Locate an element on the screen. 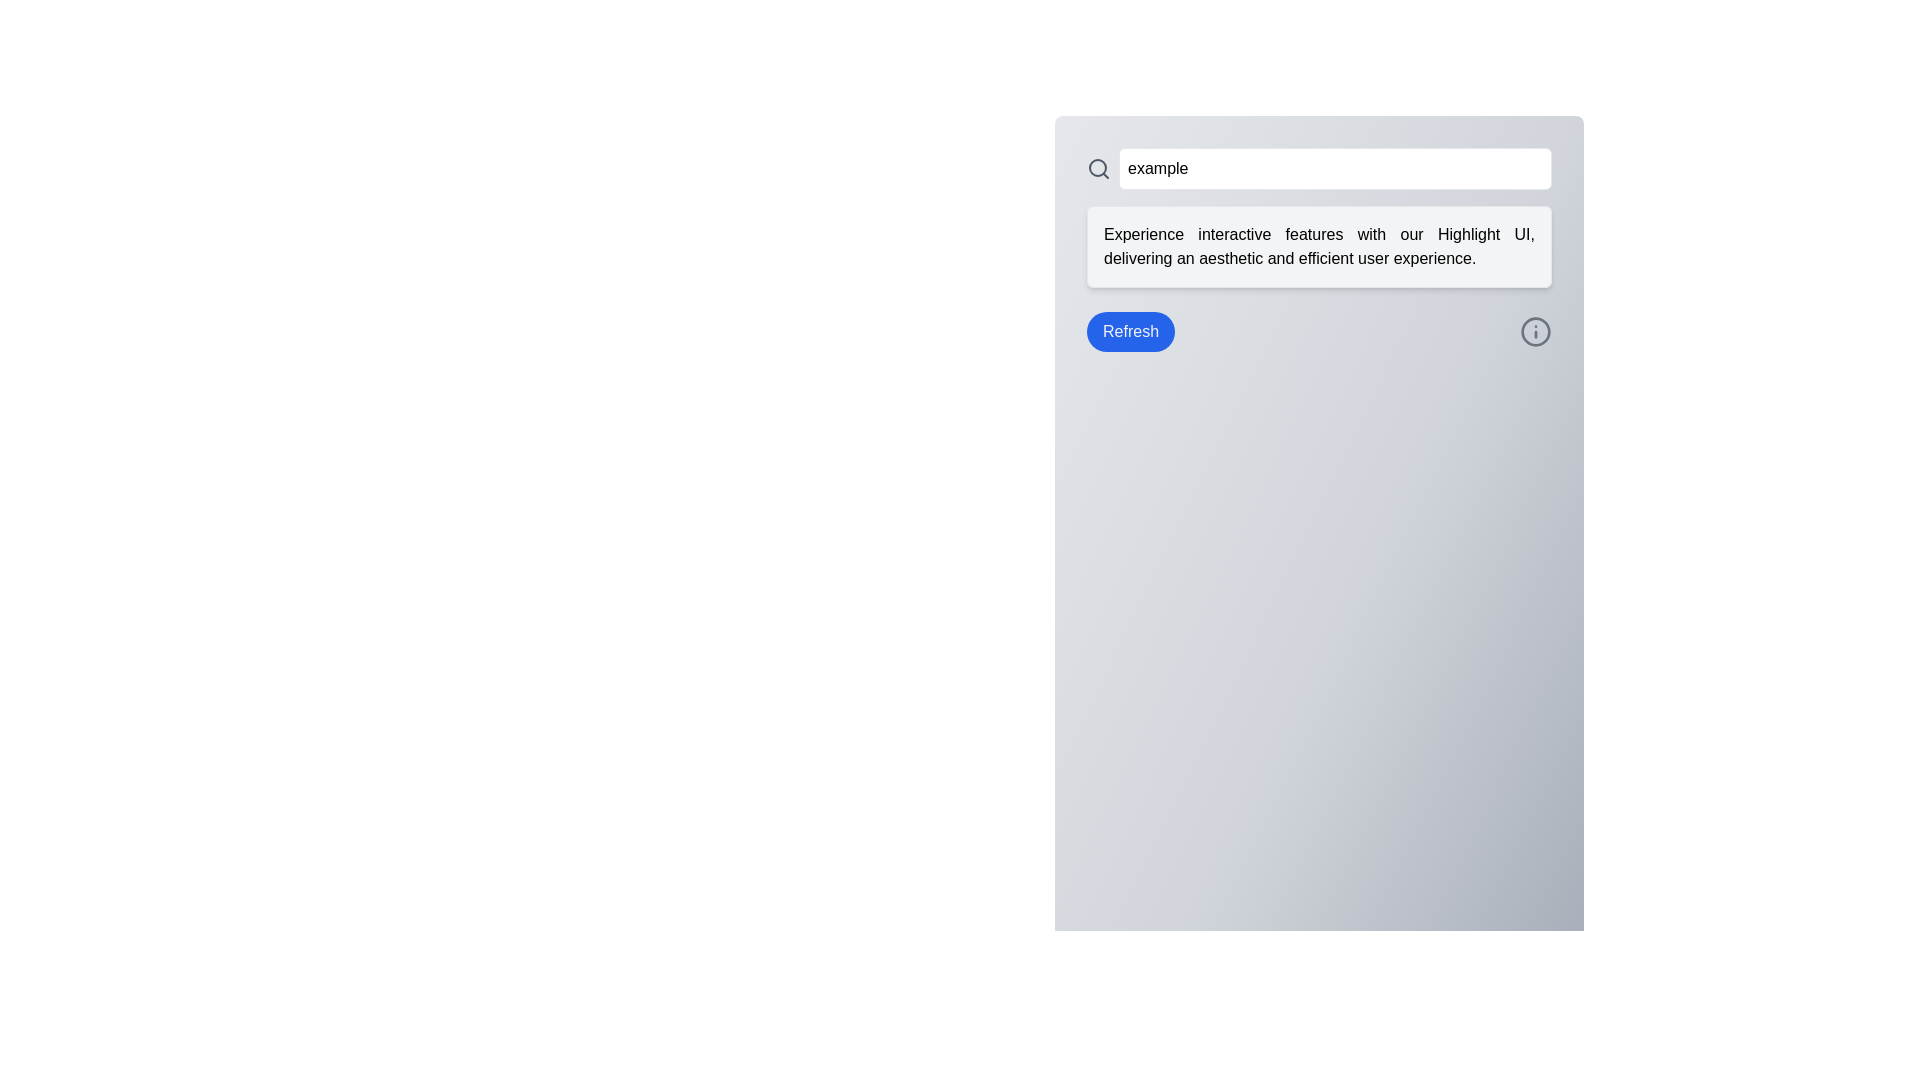 This screenshot has height=1080, width=1920. block of justified text containing 'Experience interactive features with our Highlight UI, delivering an aesthetic and efficient user experience.' which is located in the center region of the interface, below the search bar and above the 'Refresh' button is located at coordinates (1319, 245).